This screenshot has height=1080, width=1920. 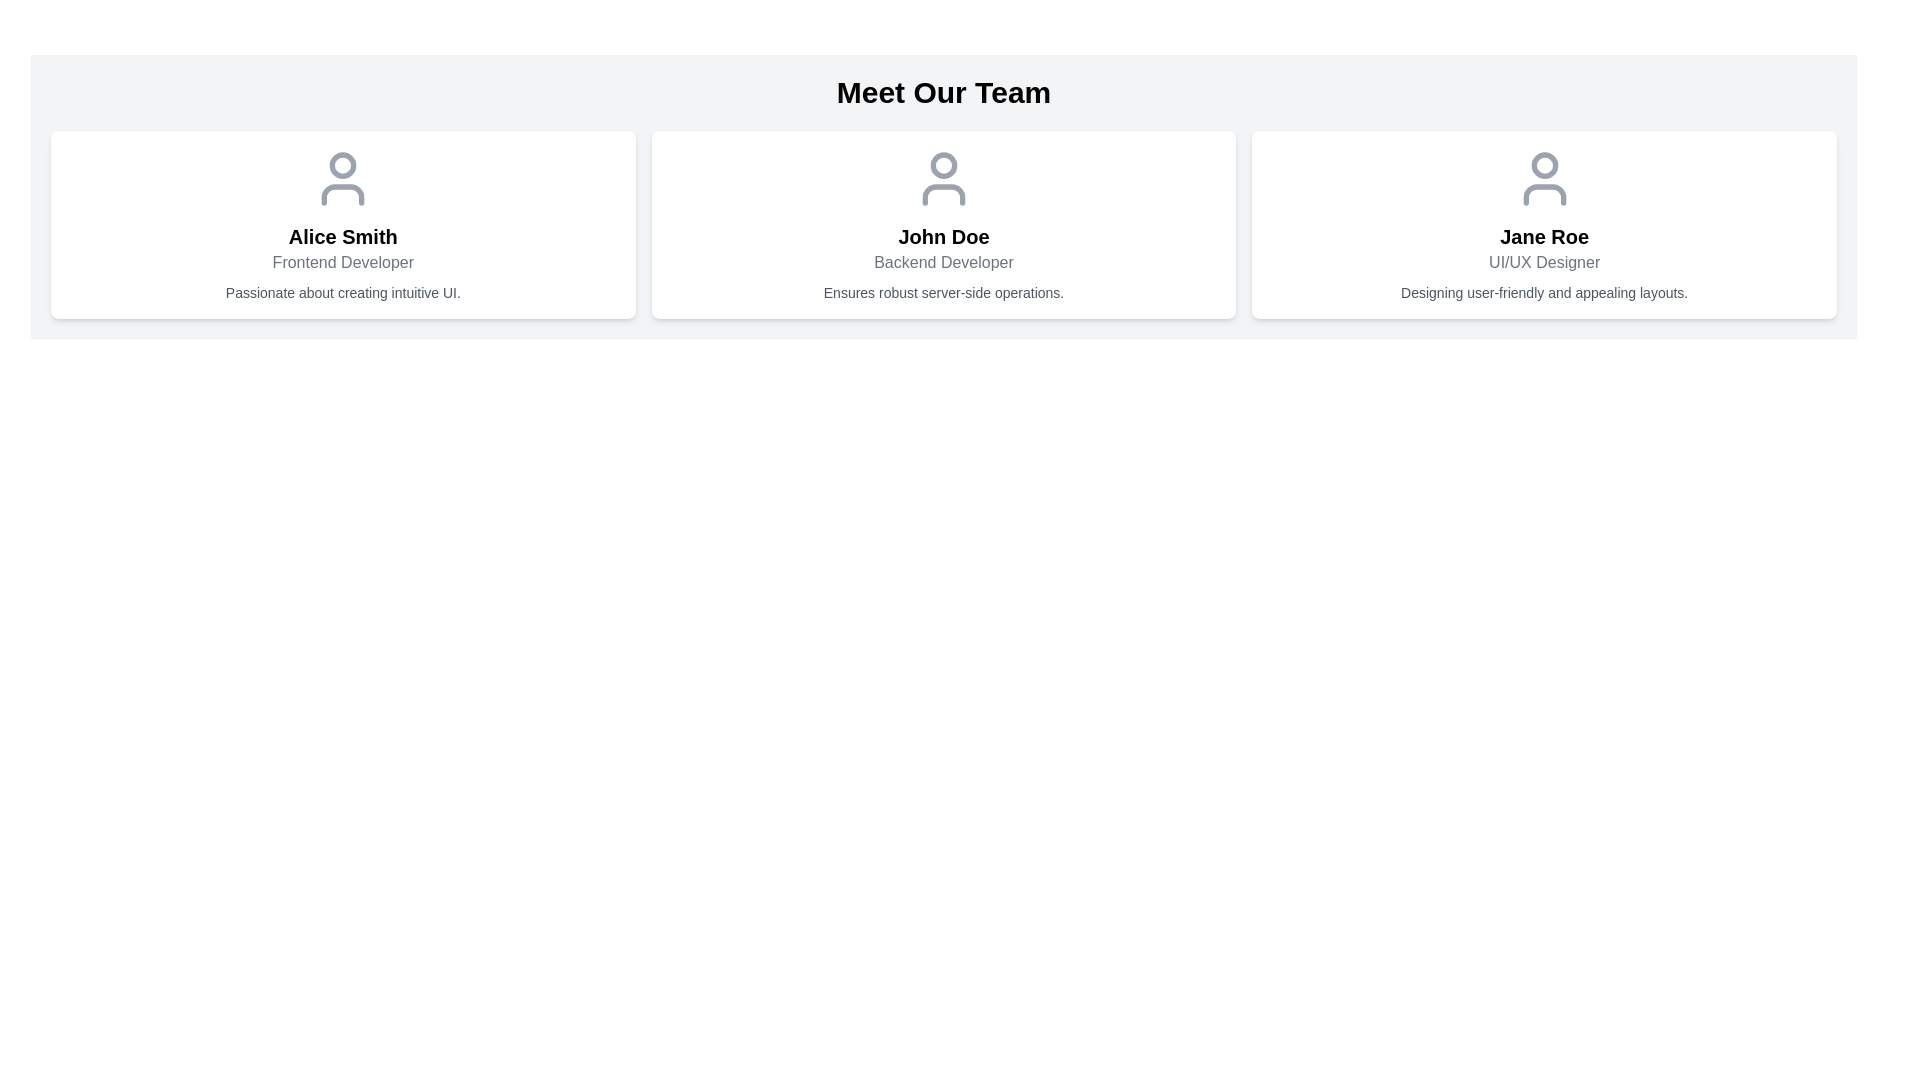 I want to click on the static text label displaying Alice Smith's professional title, which is located within her profile card, positioned below her name and above the descriptive text, so click(x=343, y=261).